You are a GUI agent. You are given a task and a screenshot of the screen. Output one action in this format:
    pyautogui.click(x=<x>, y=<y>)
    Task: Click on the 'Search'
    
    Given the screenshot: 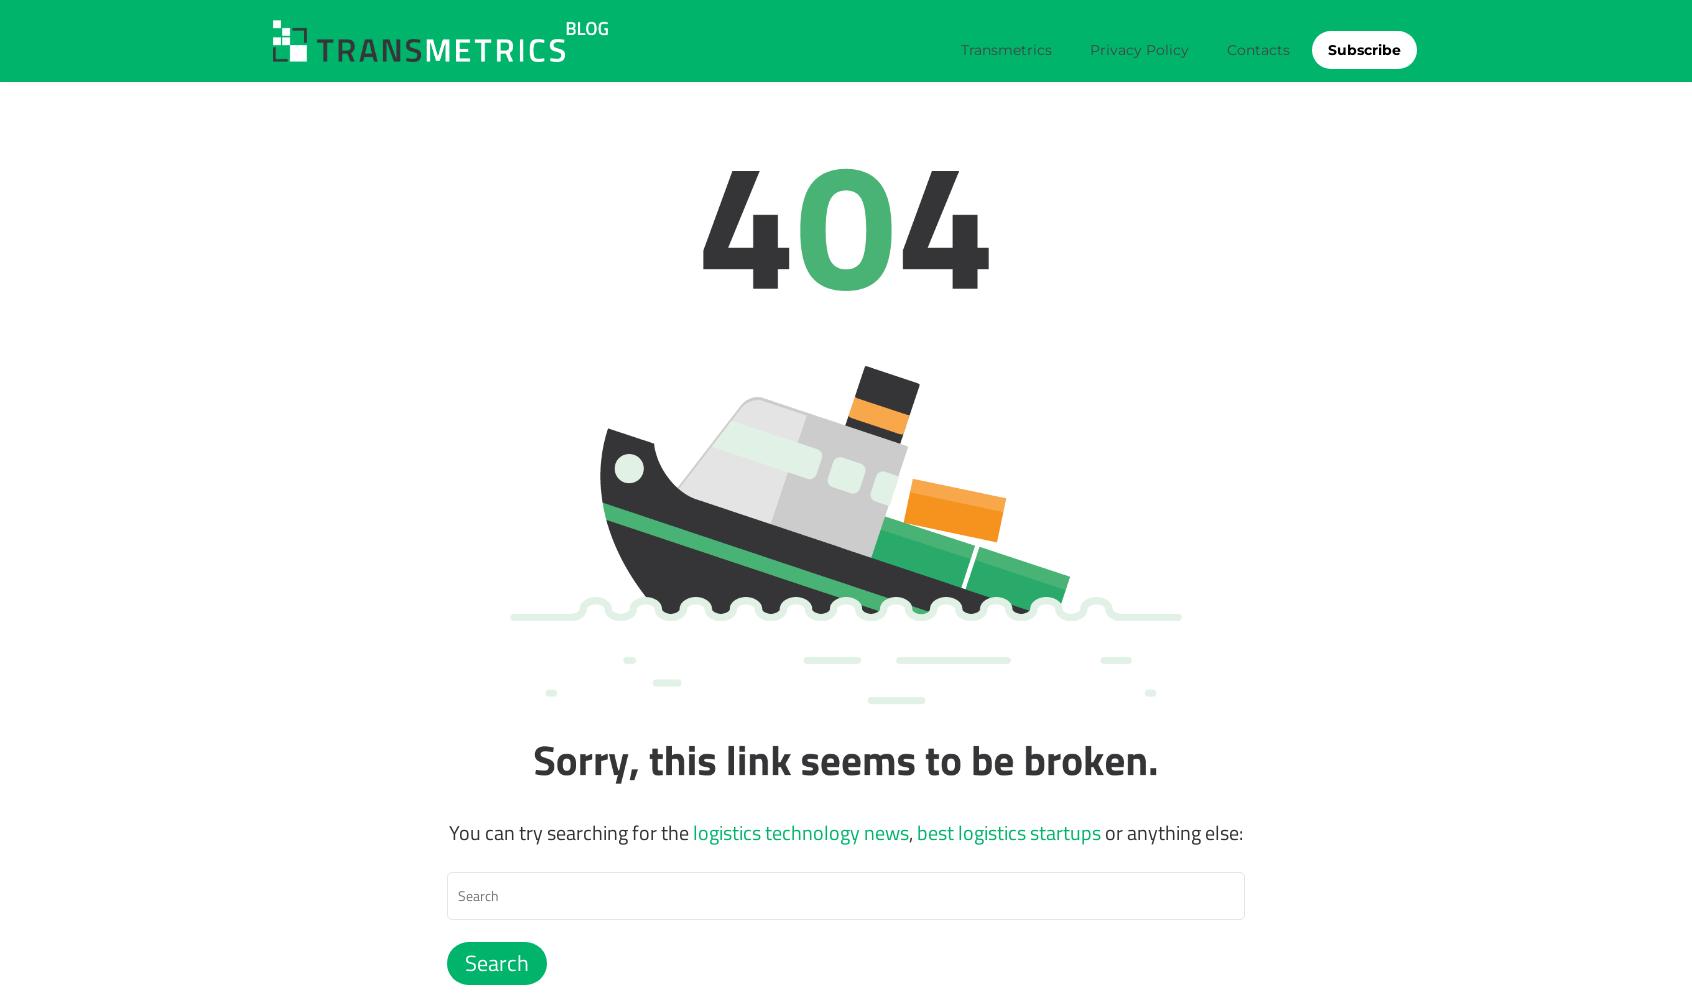 What is the action you would take?
    pyautogui.click(x=496, y=961)
    